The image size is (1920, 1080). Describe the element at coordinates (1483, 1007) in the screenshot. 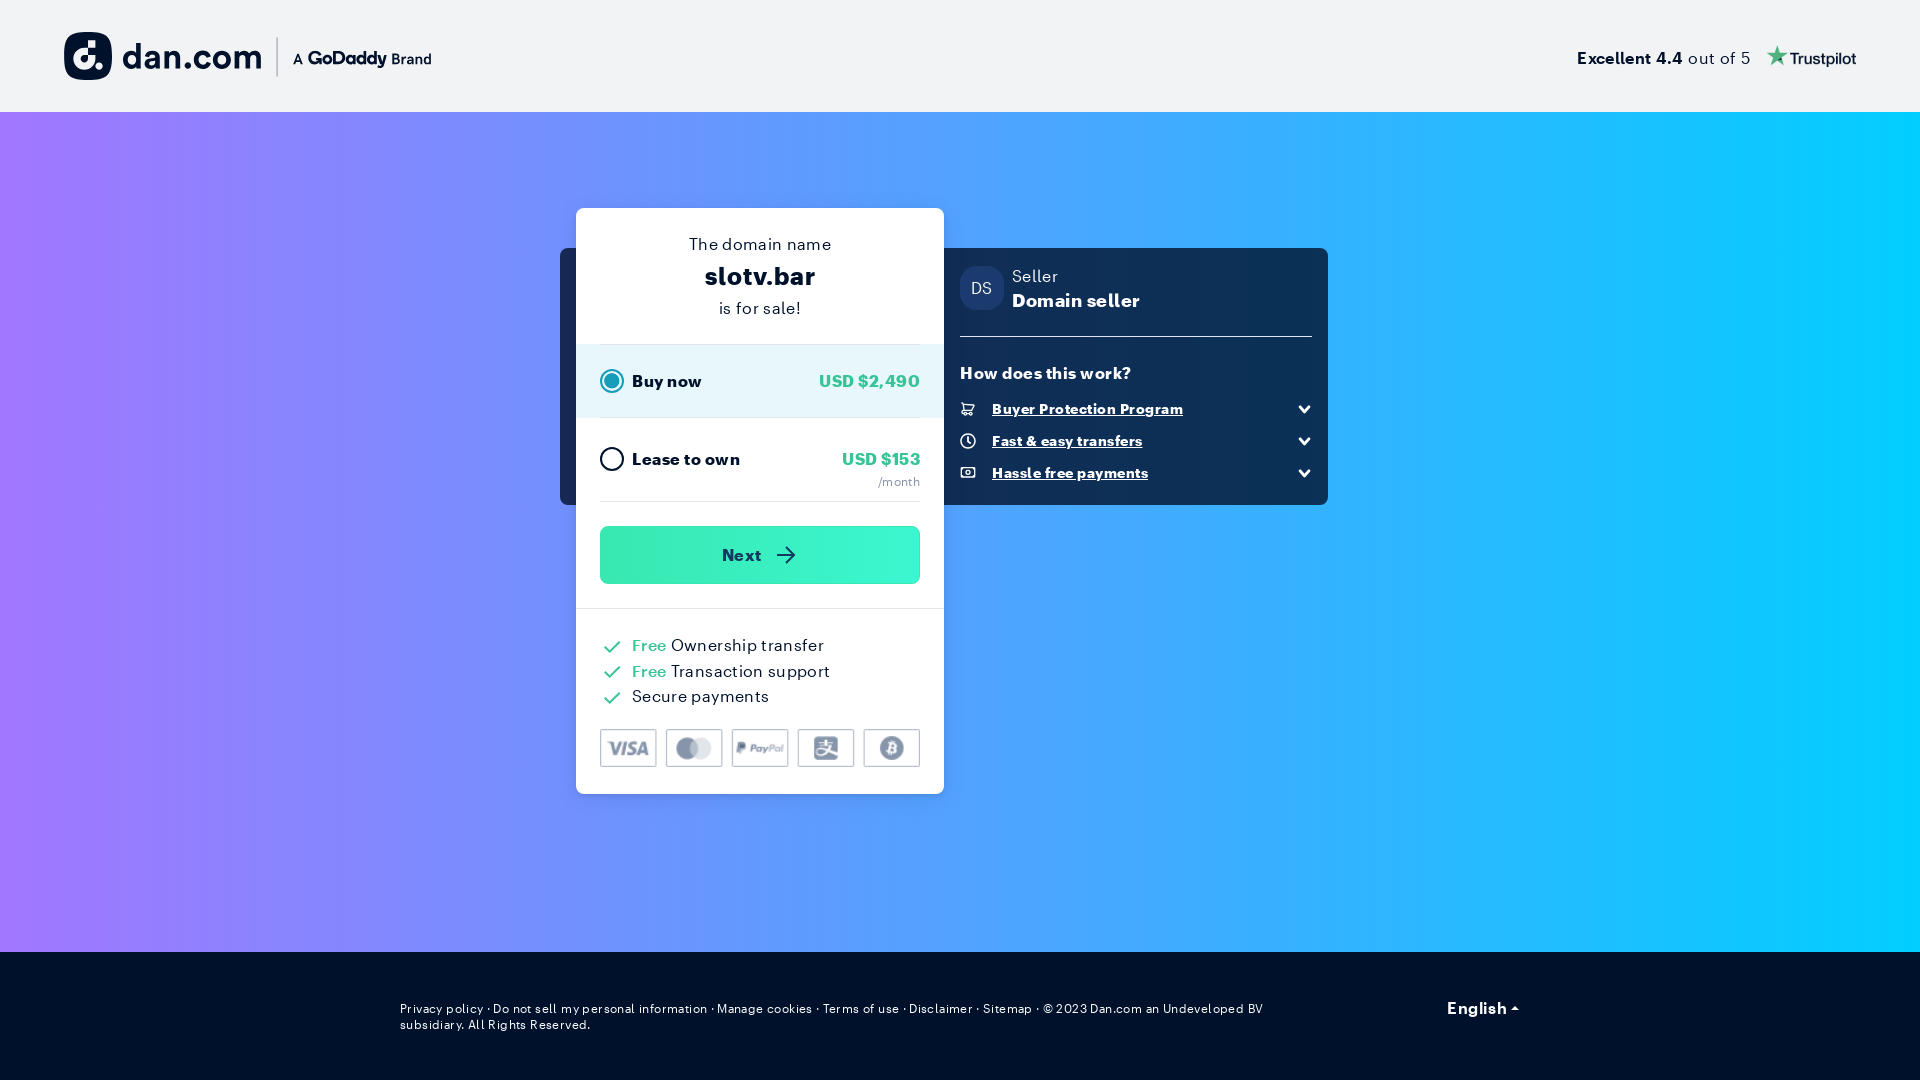

I see `'English'` at that location.